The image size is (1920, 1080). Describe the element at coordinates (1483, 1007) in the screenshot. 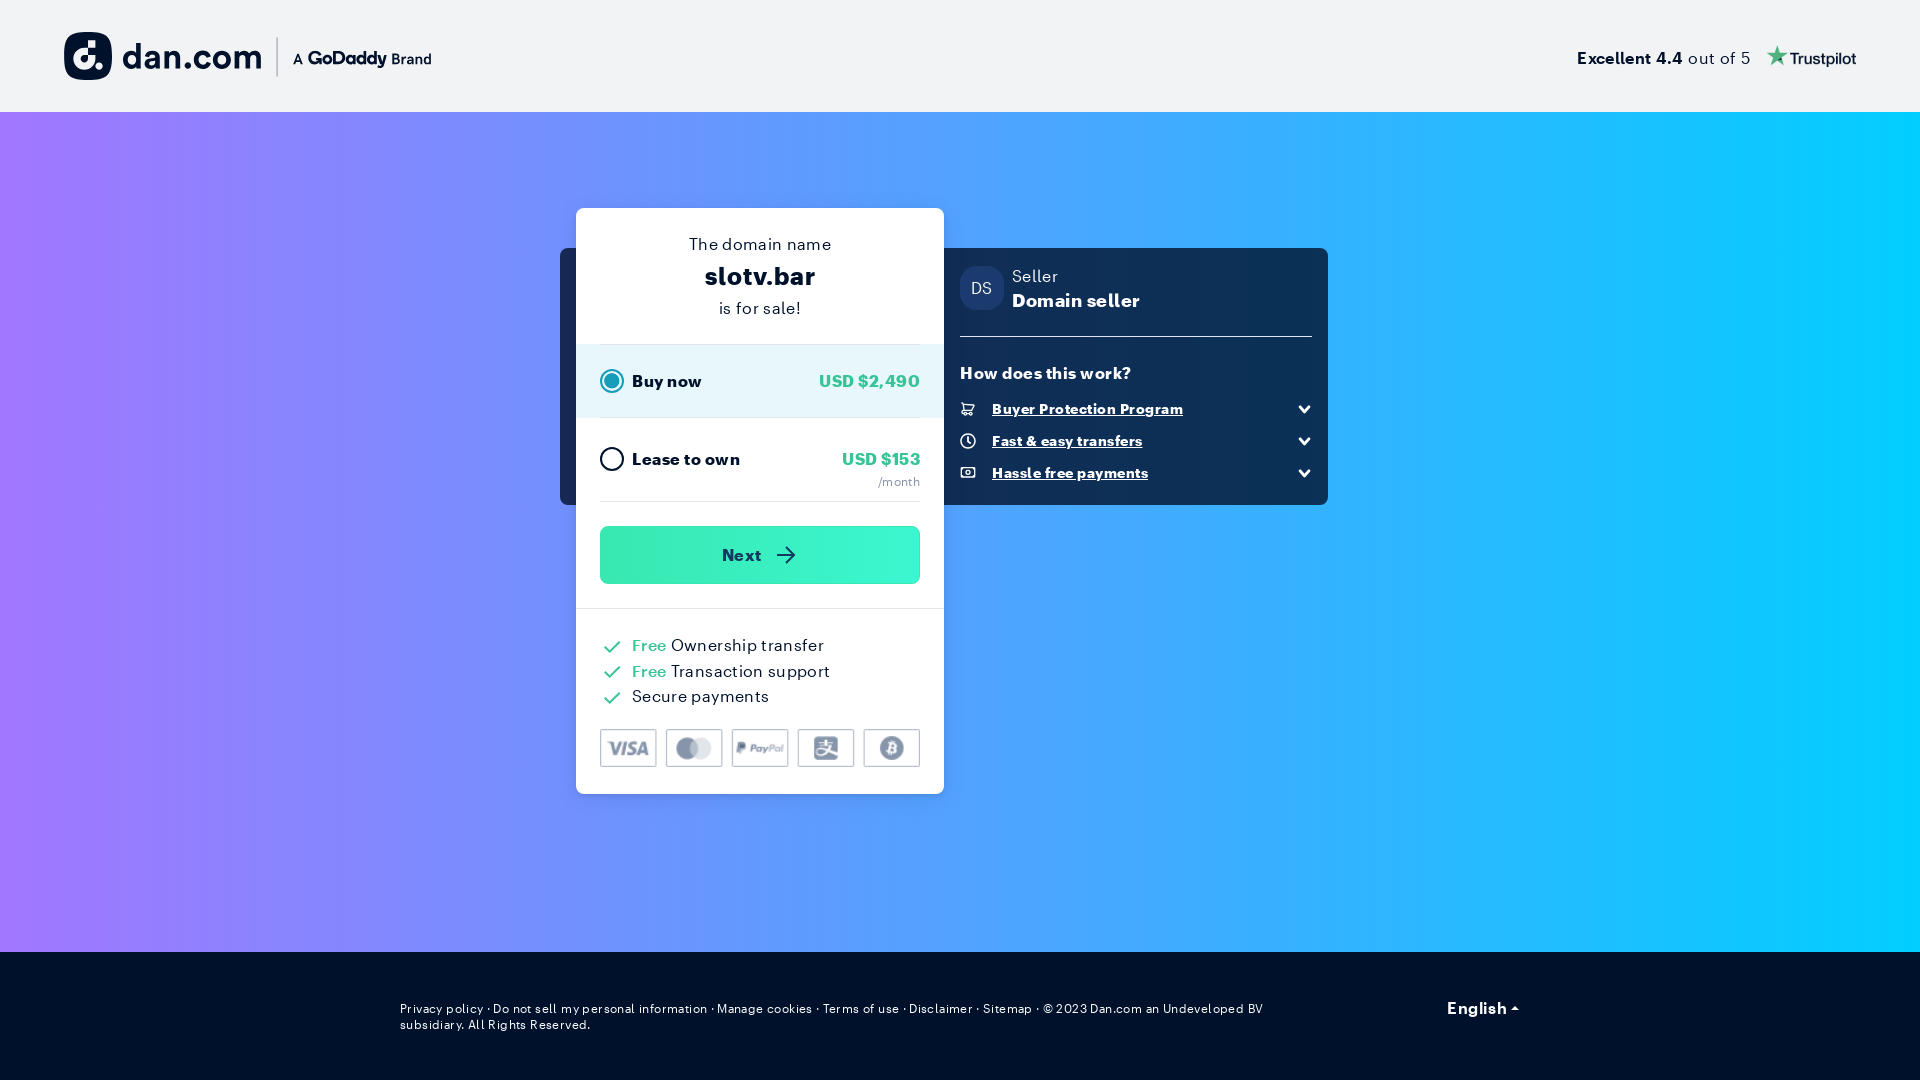

I see `'English'` at that location.